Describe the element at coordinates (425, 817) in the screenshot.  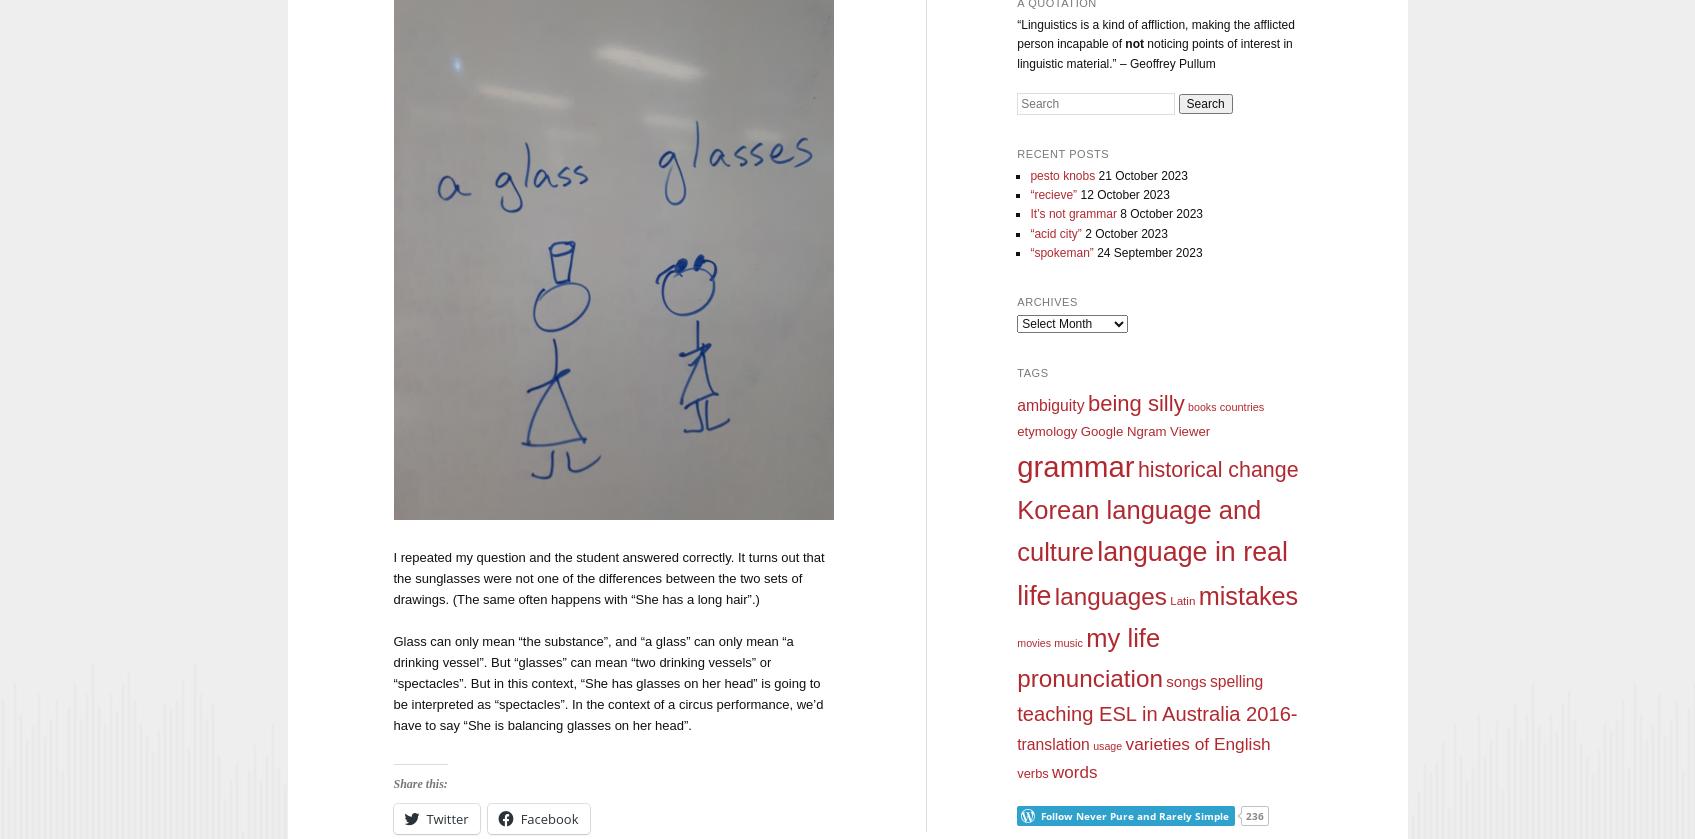
I see `'Twitter'` at that location.